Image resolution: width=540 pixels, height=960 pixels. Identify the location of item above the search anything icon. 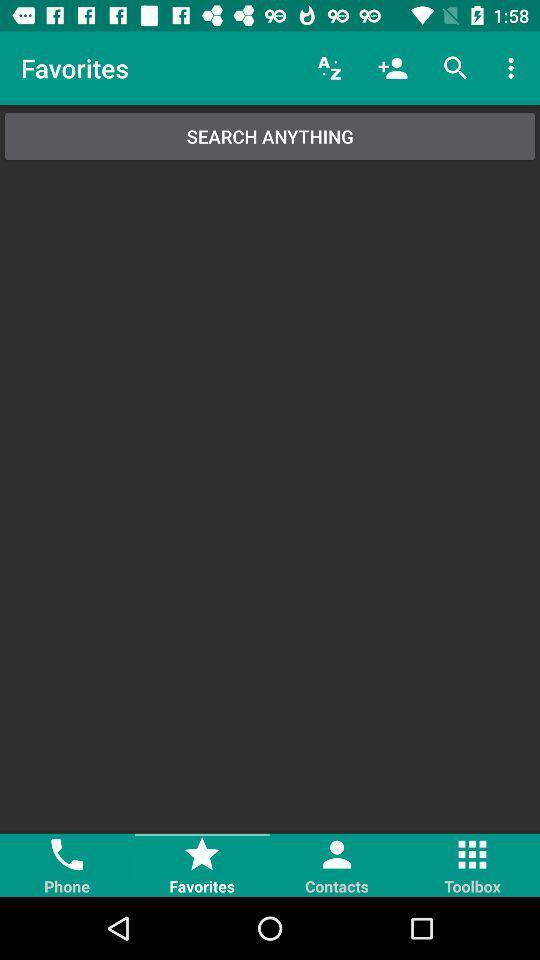
(329, 68).